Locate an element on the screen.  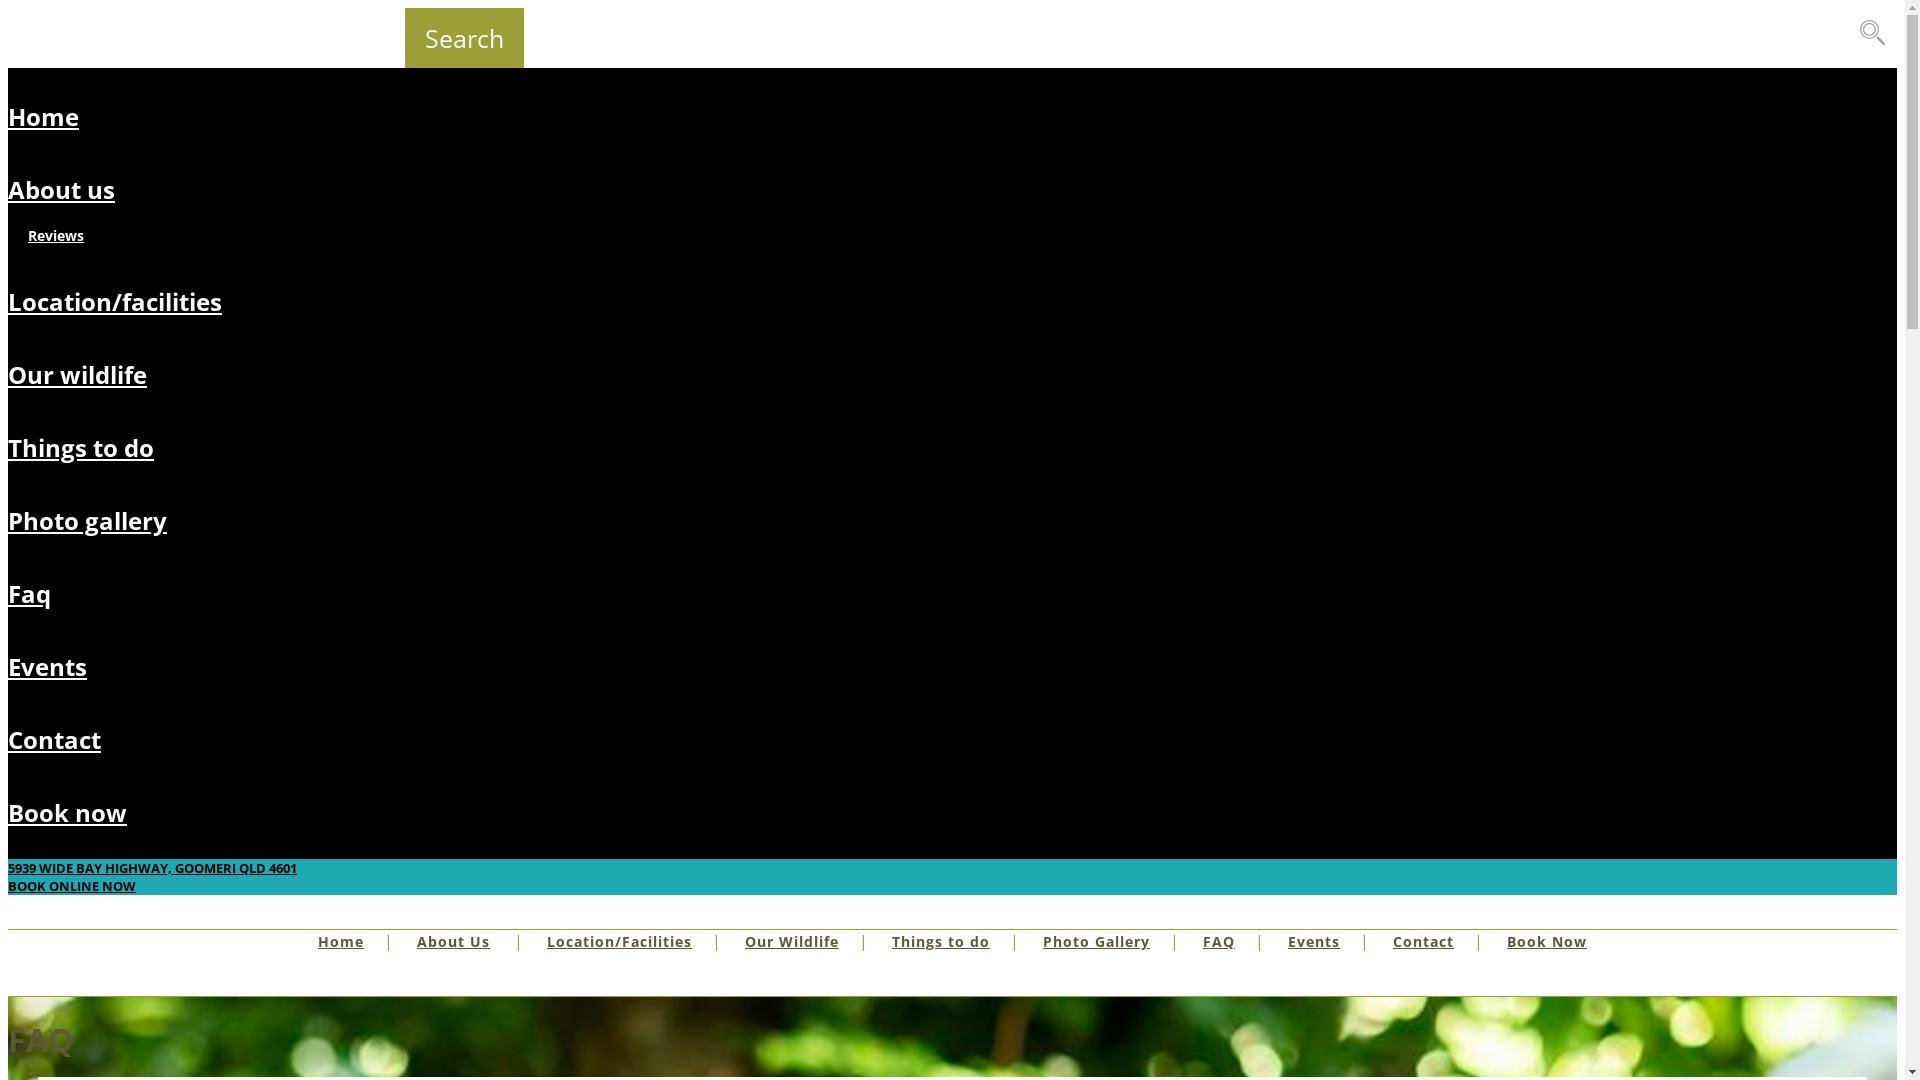
'FAQ' is located at coordinates (1218, 941).